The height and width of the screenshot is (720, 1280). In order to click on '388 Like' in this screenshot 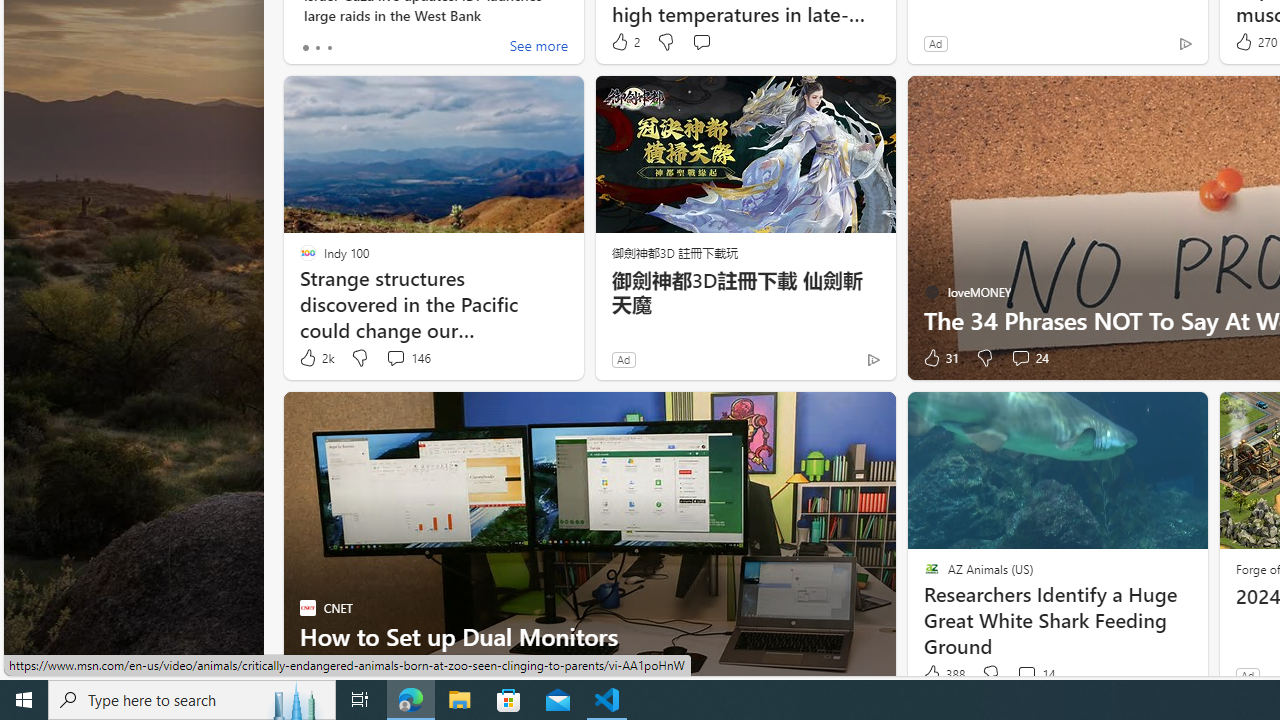, I will do `click(941, 674)`.